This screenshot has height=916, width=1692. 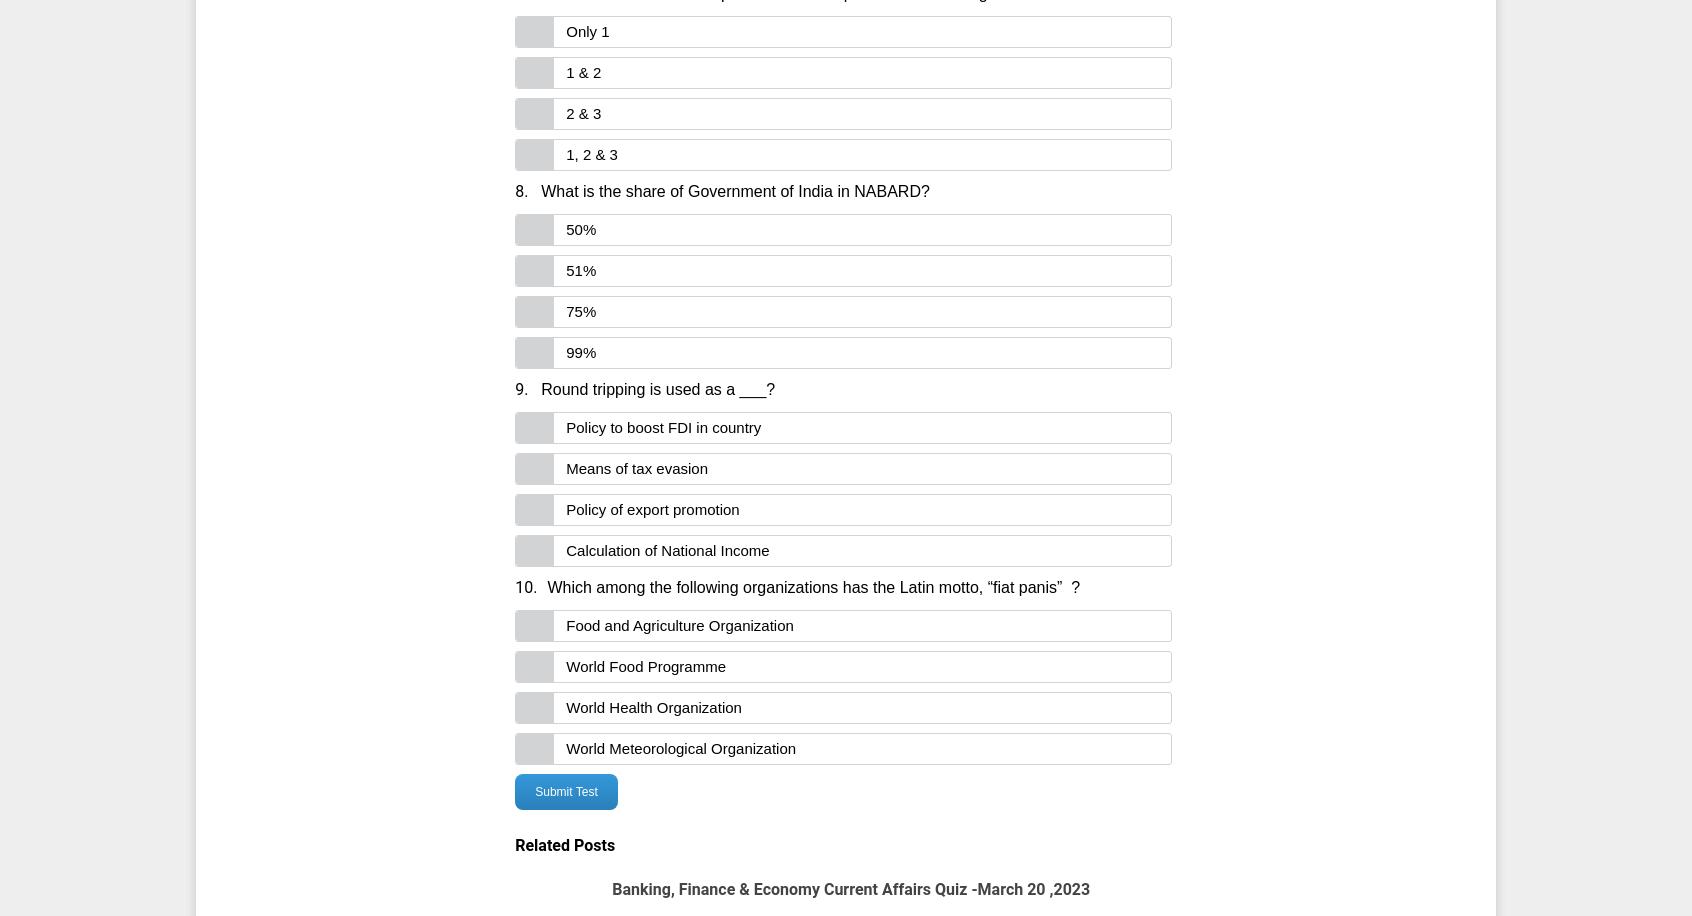 I want to click on 'Policy to boost FDI in country', so click(x=663, y=426).